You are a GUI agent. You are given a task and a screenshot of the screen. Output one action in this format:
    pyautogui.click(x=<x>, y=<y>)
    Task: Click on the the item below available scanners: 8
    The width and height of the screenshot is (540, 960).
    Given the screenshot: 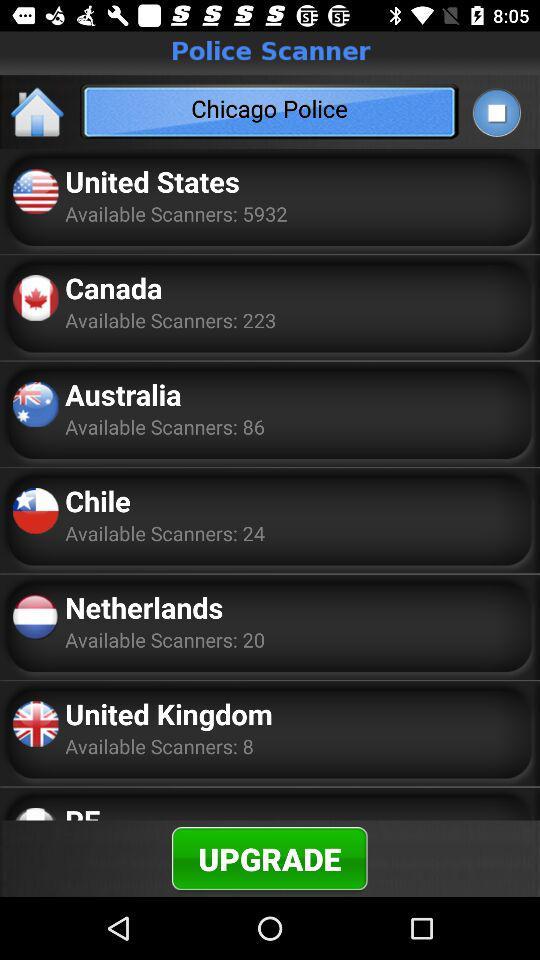 What is the action you would take?
    pyautogui.click(x=81, y=810)
    